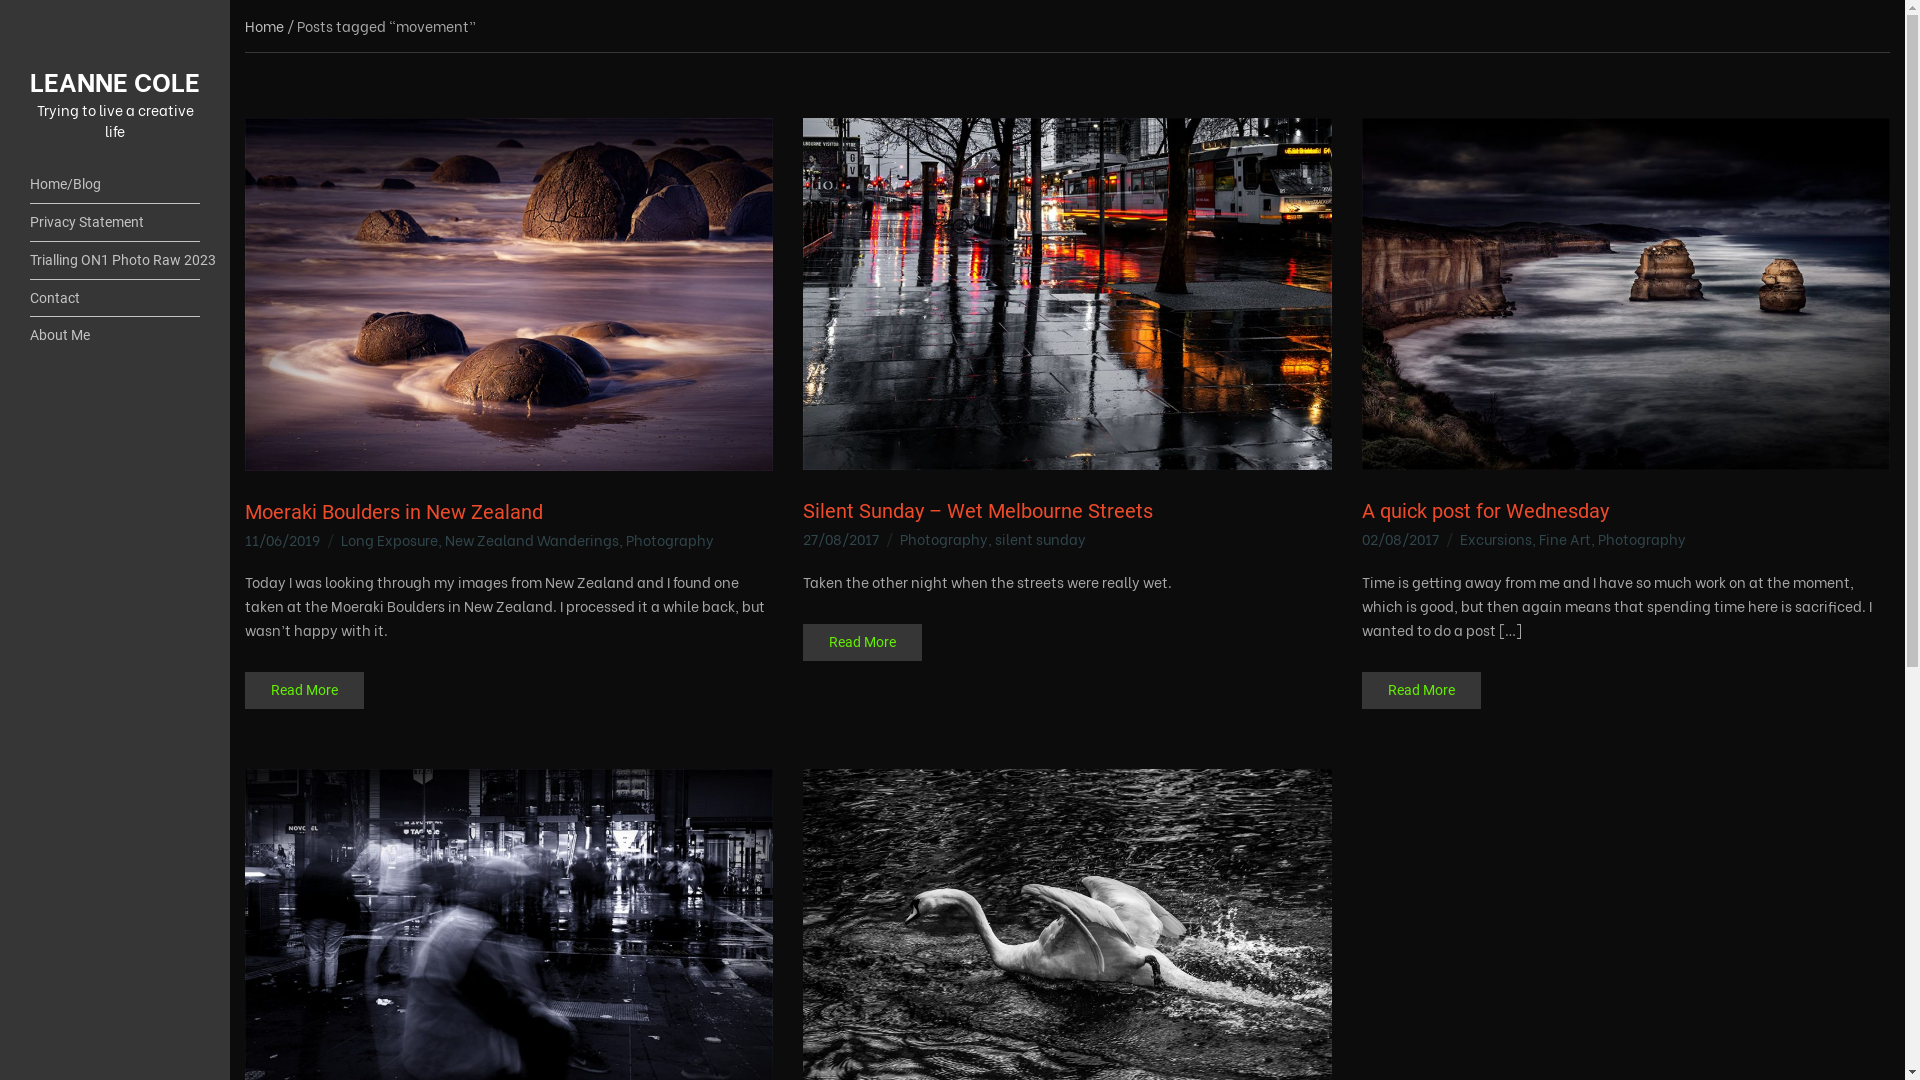  Describe the element at coordinates (114, 185) in the screenshot. I see `'Home/Blog'` at that location.